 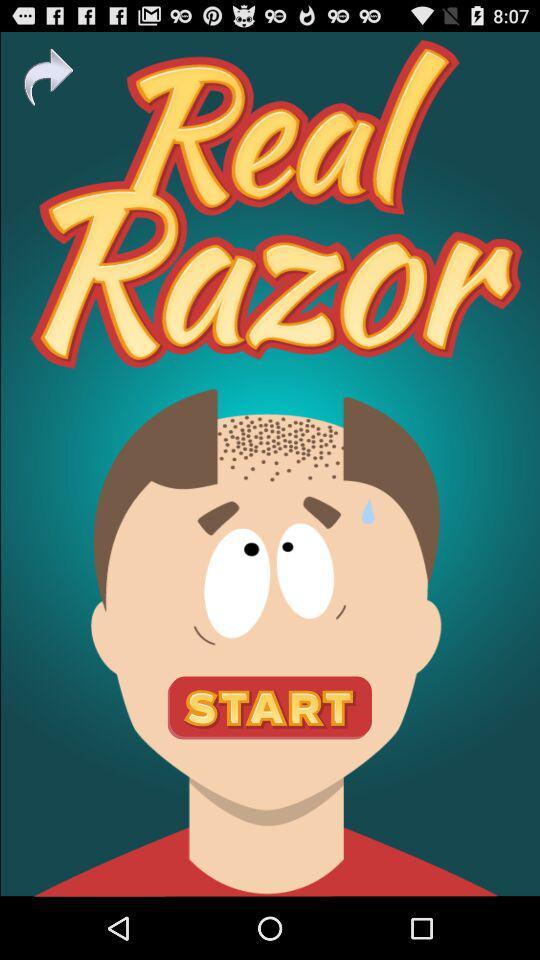 I want to click on the sliders icon, so click(x=269, y=756).